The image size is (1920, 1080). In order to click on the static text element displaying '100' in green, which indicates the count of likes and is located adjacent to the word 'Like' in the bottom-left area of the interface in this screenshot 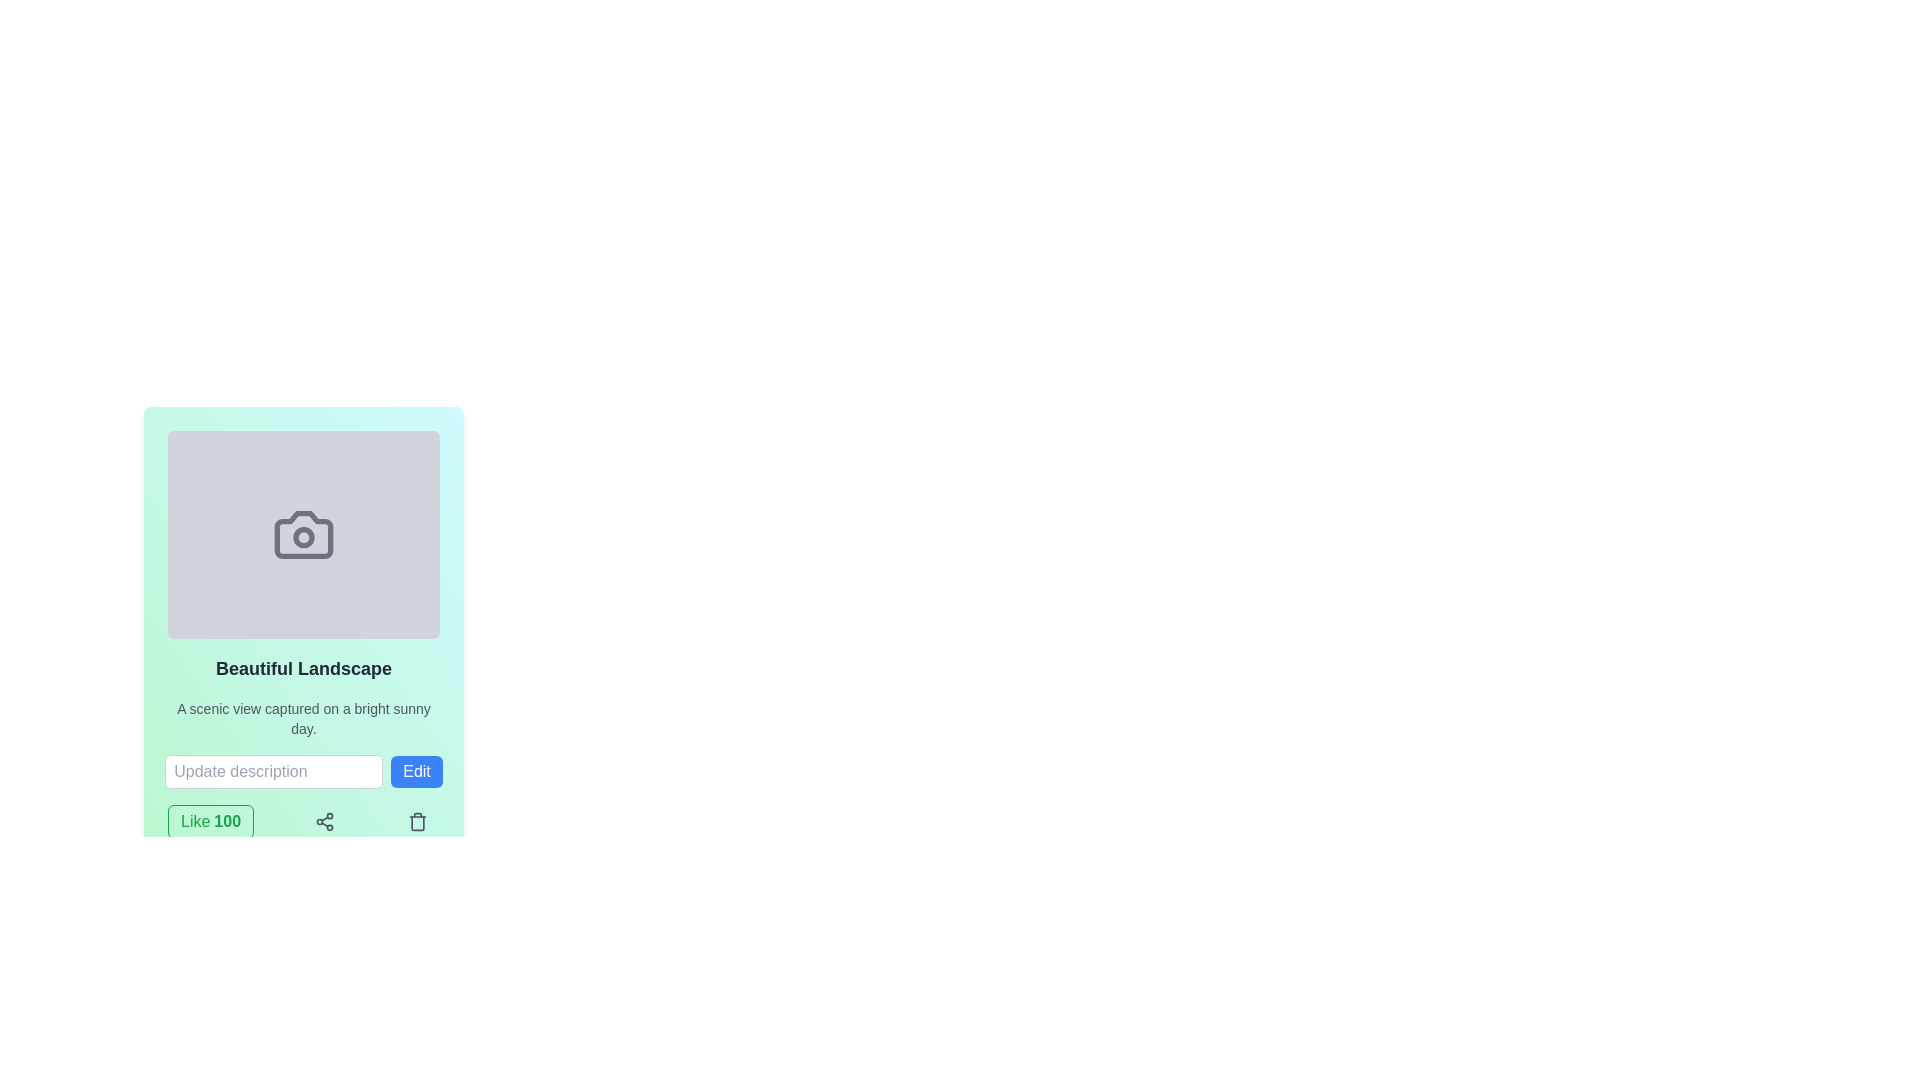, I will do `click(227, 821)`.